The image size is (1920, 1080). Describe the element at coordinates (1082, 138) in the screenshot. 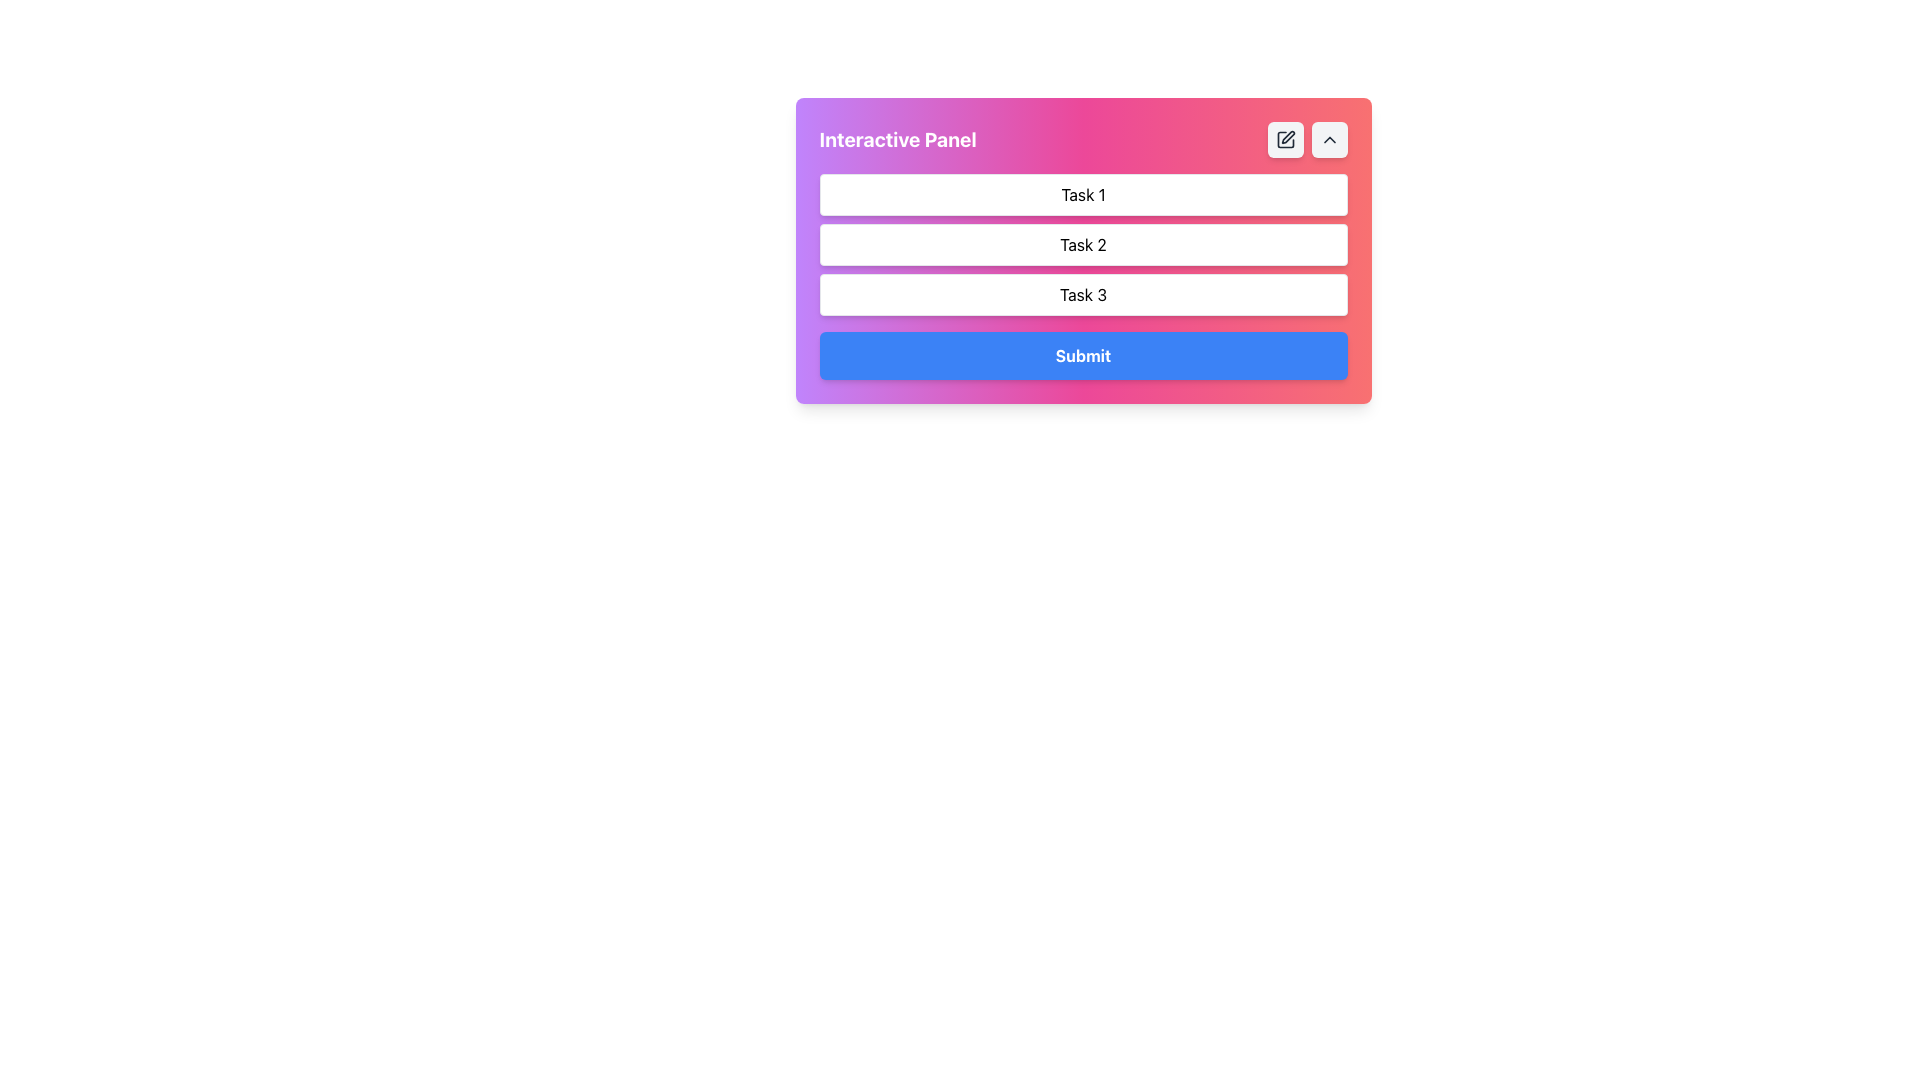

I see `the Text element with a background that serves as the title or header for the card interface, located at the topmost section of the card above the 'Task 1' button` at that location.